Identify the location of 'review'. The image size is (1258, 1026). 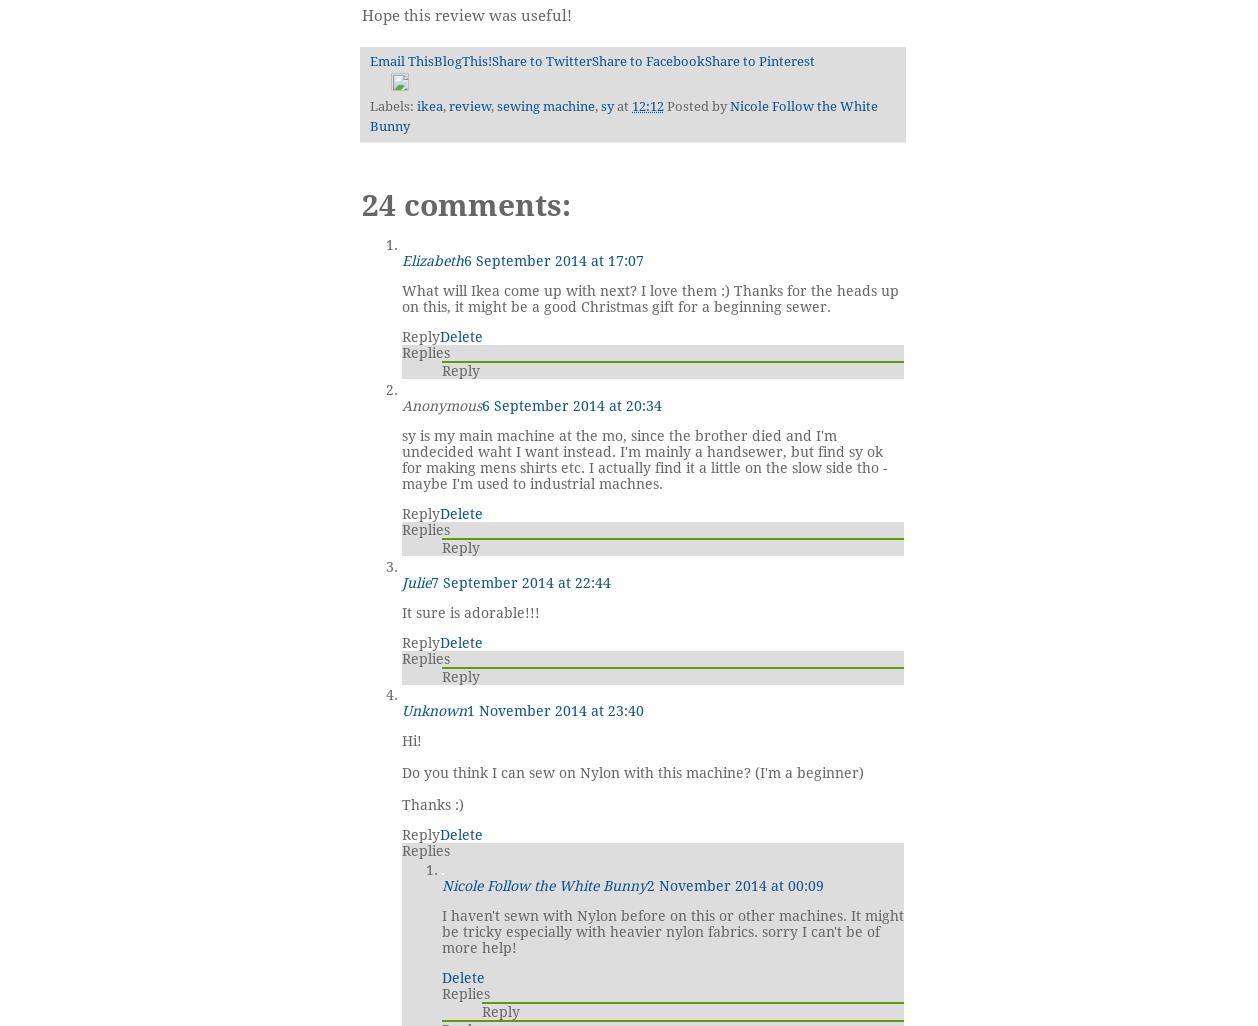
(468, 105).